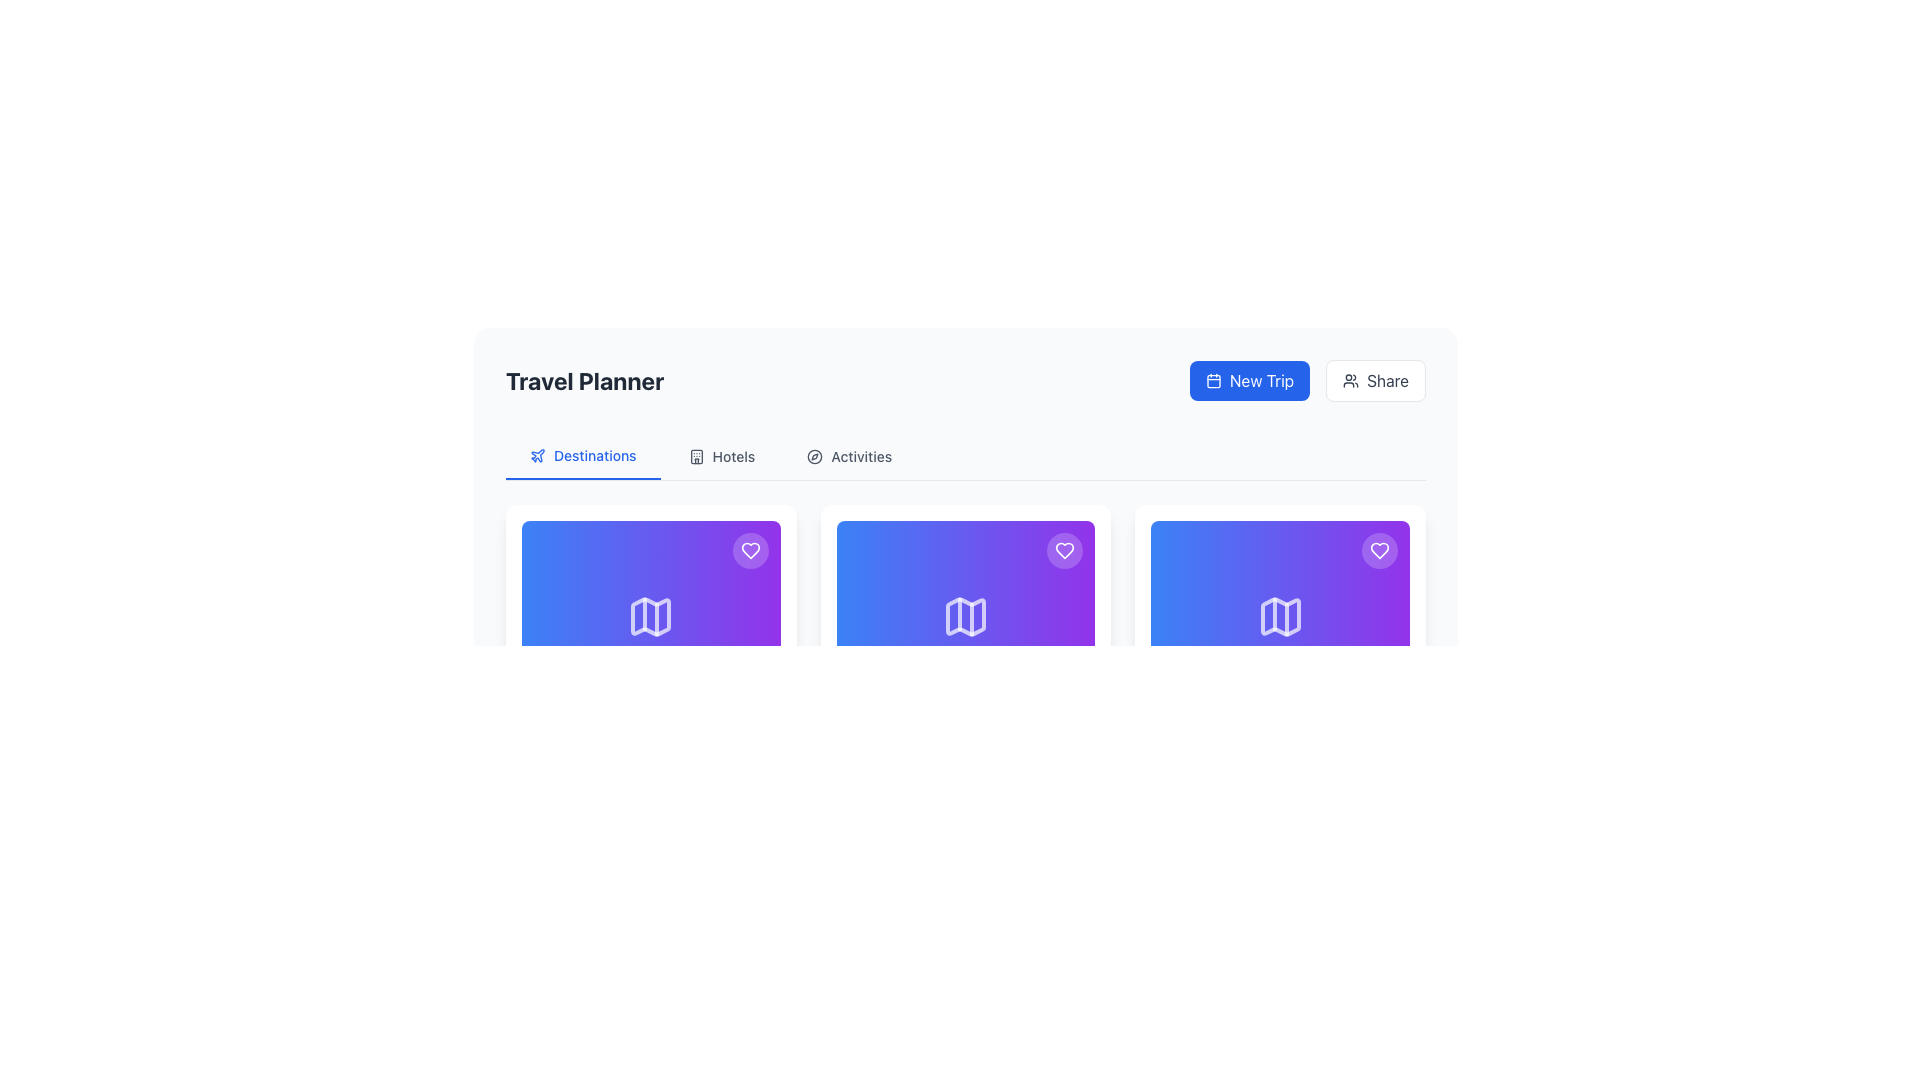 This screenshot has width=1920, height=1080. Describe the element at coordinates (696, 456) in the screenshot. I see `the Decorative vector component within the SVG icon located in the top-right portion of the interface` at that location.